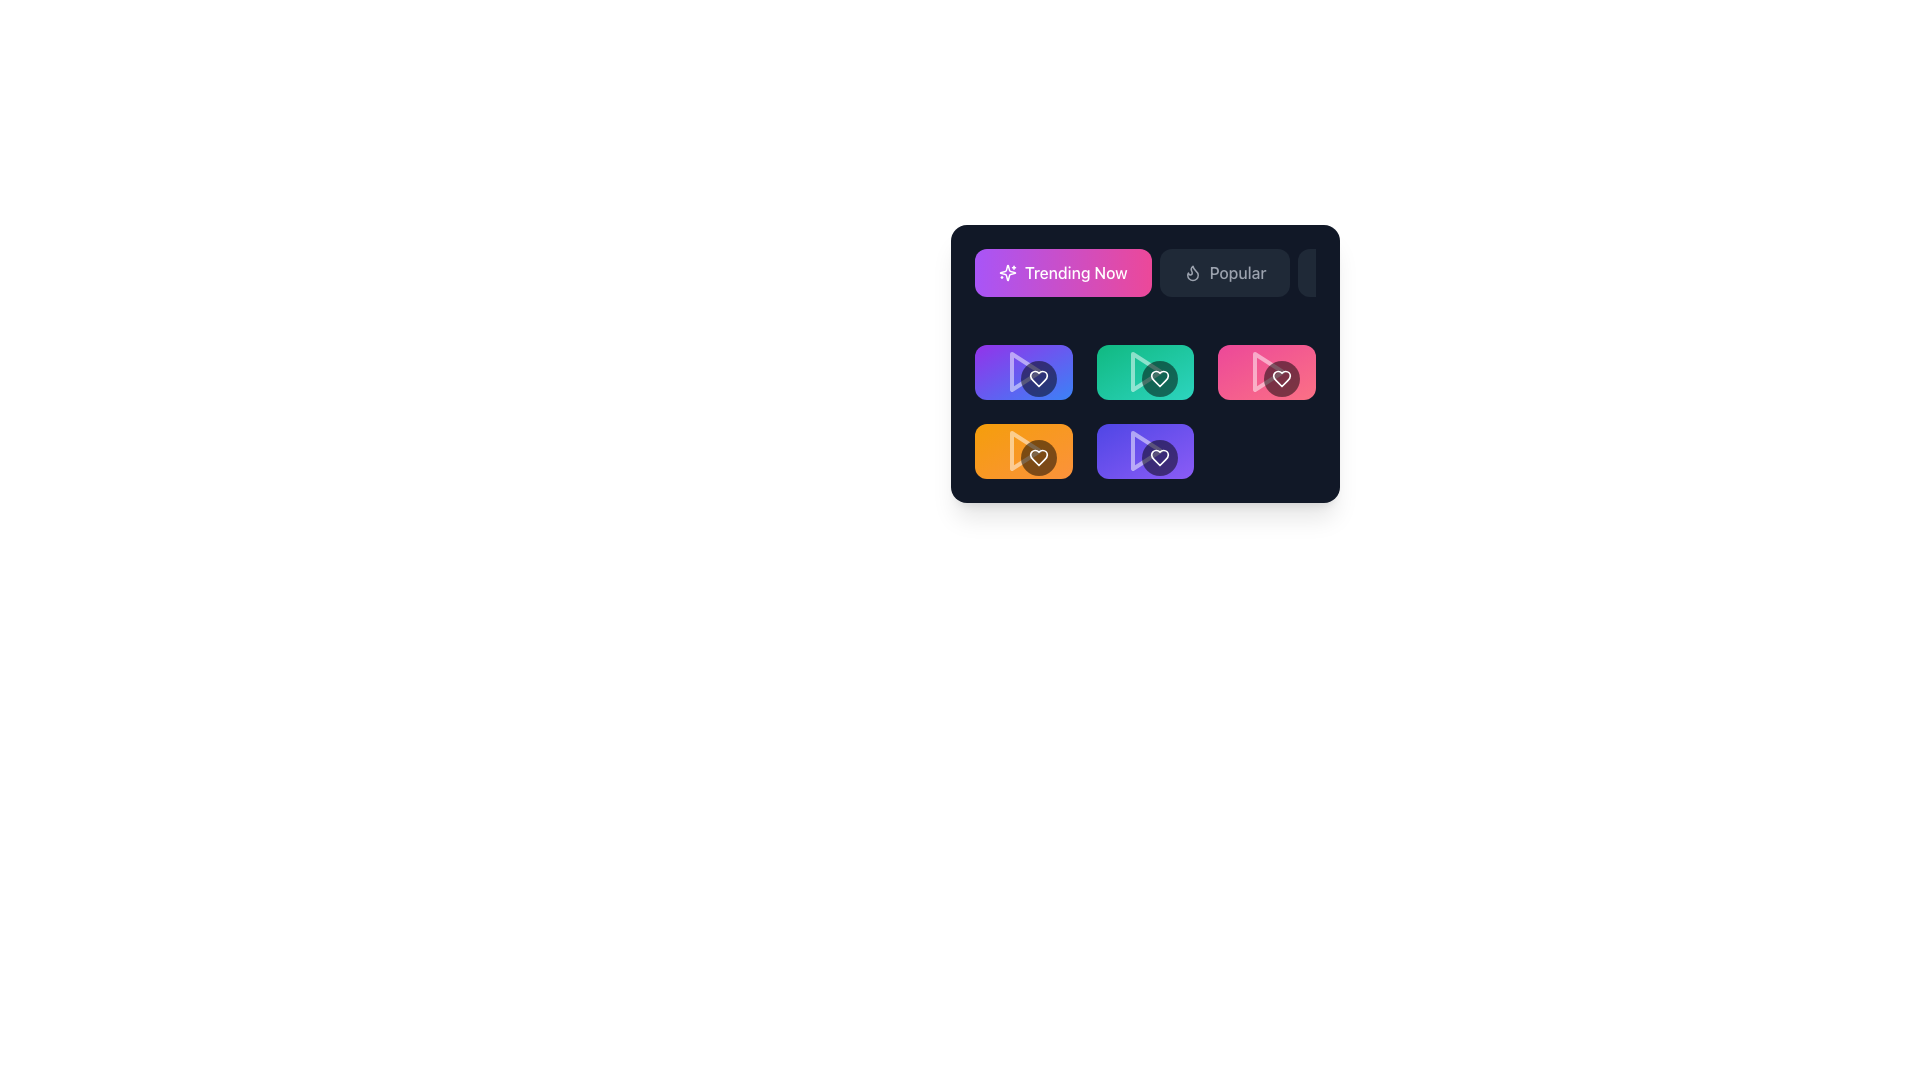  What do you see at coordinates (1023, 291) in the screenshot?
I see `the rectangular button with rounded corners that has a gradient background from purple to pink, featuring a star icon on the left and the text 'Trending Now' in white` at bounding box center [1023, 291].